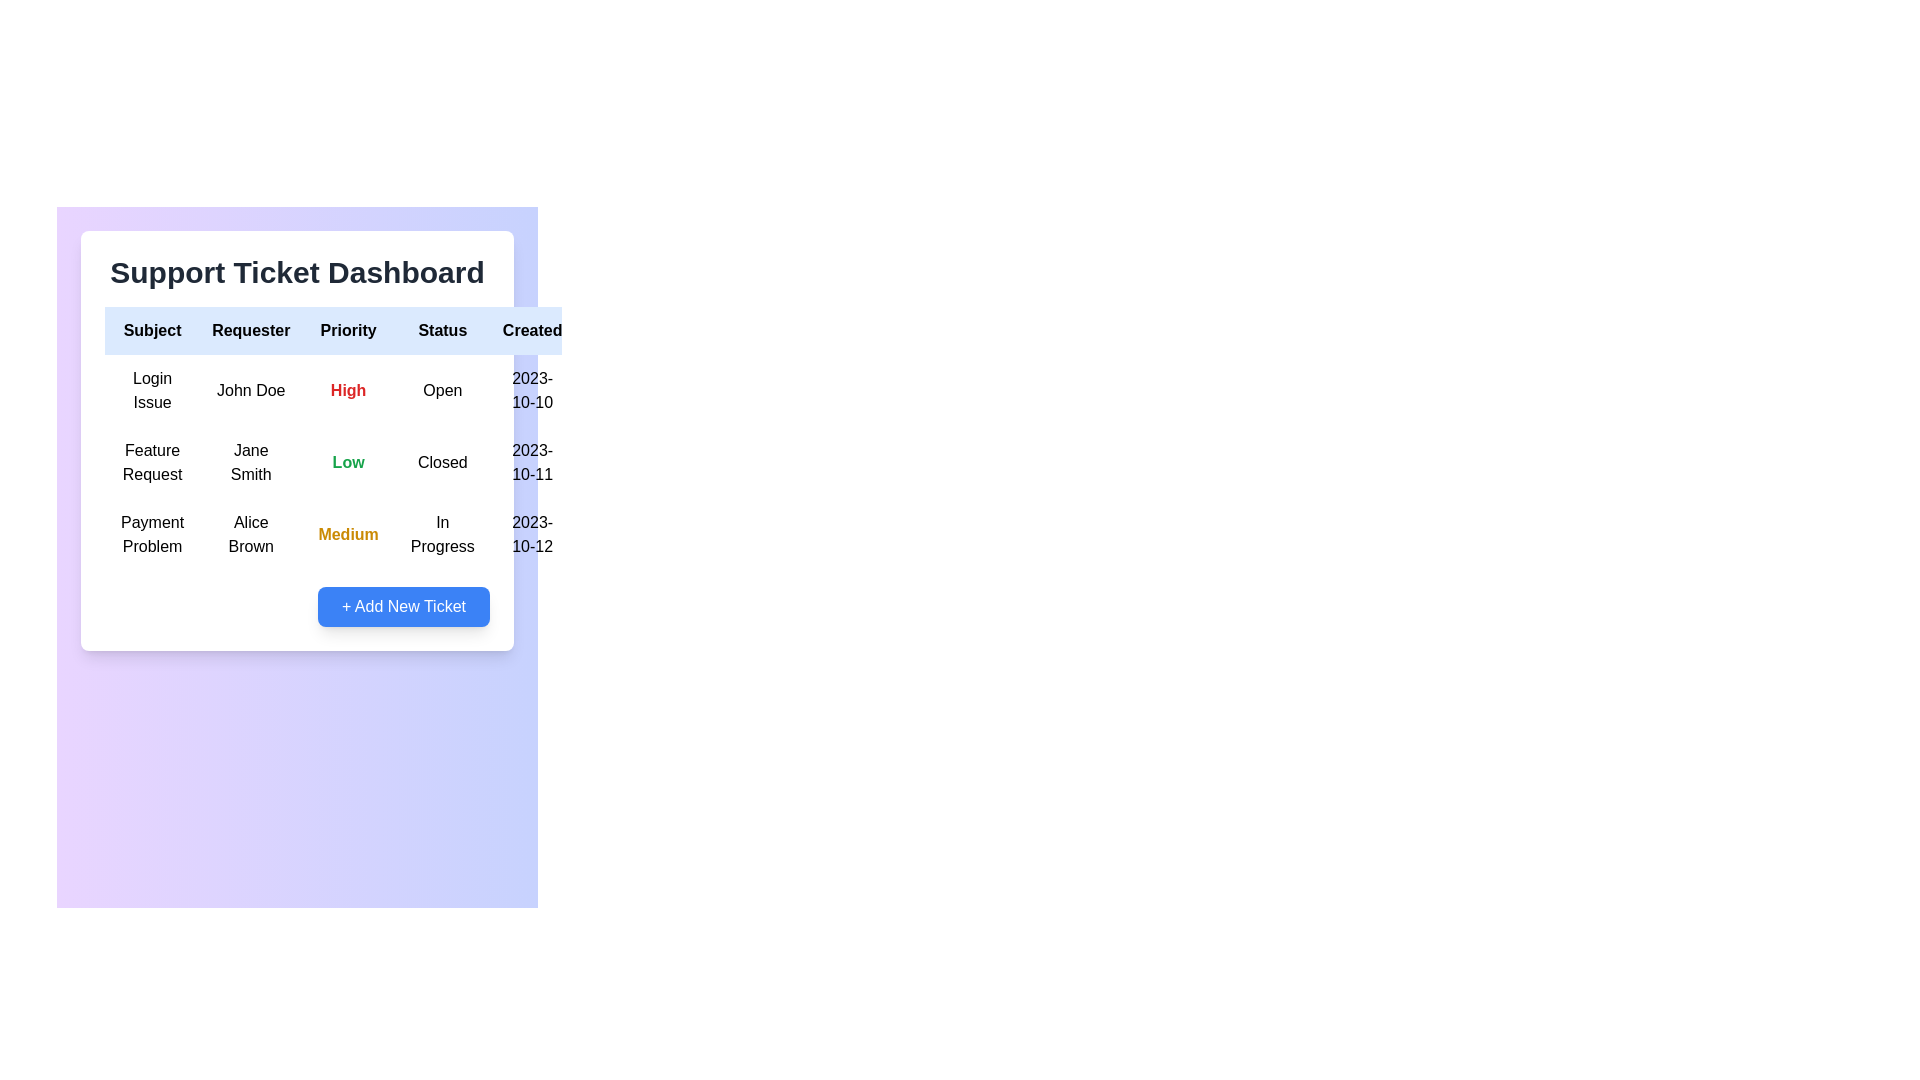 This screenshot has height=1080, width=1920. What do you see at coordinates (348, 462) in the screenshot?
I see `the 'Low' text label indicating low priority for the 'Feature Request' ticket in the support dashboard` at bounding box center [348, 462].